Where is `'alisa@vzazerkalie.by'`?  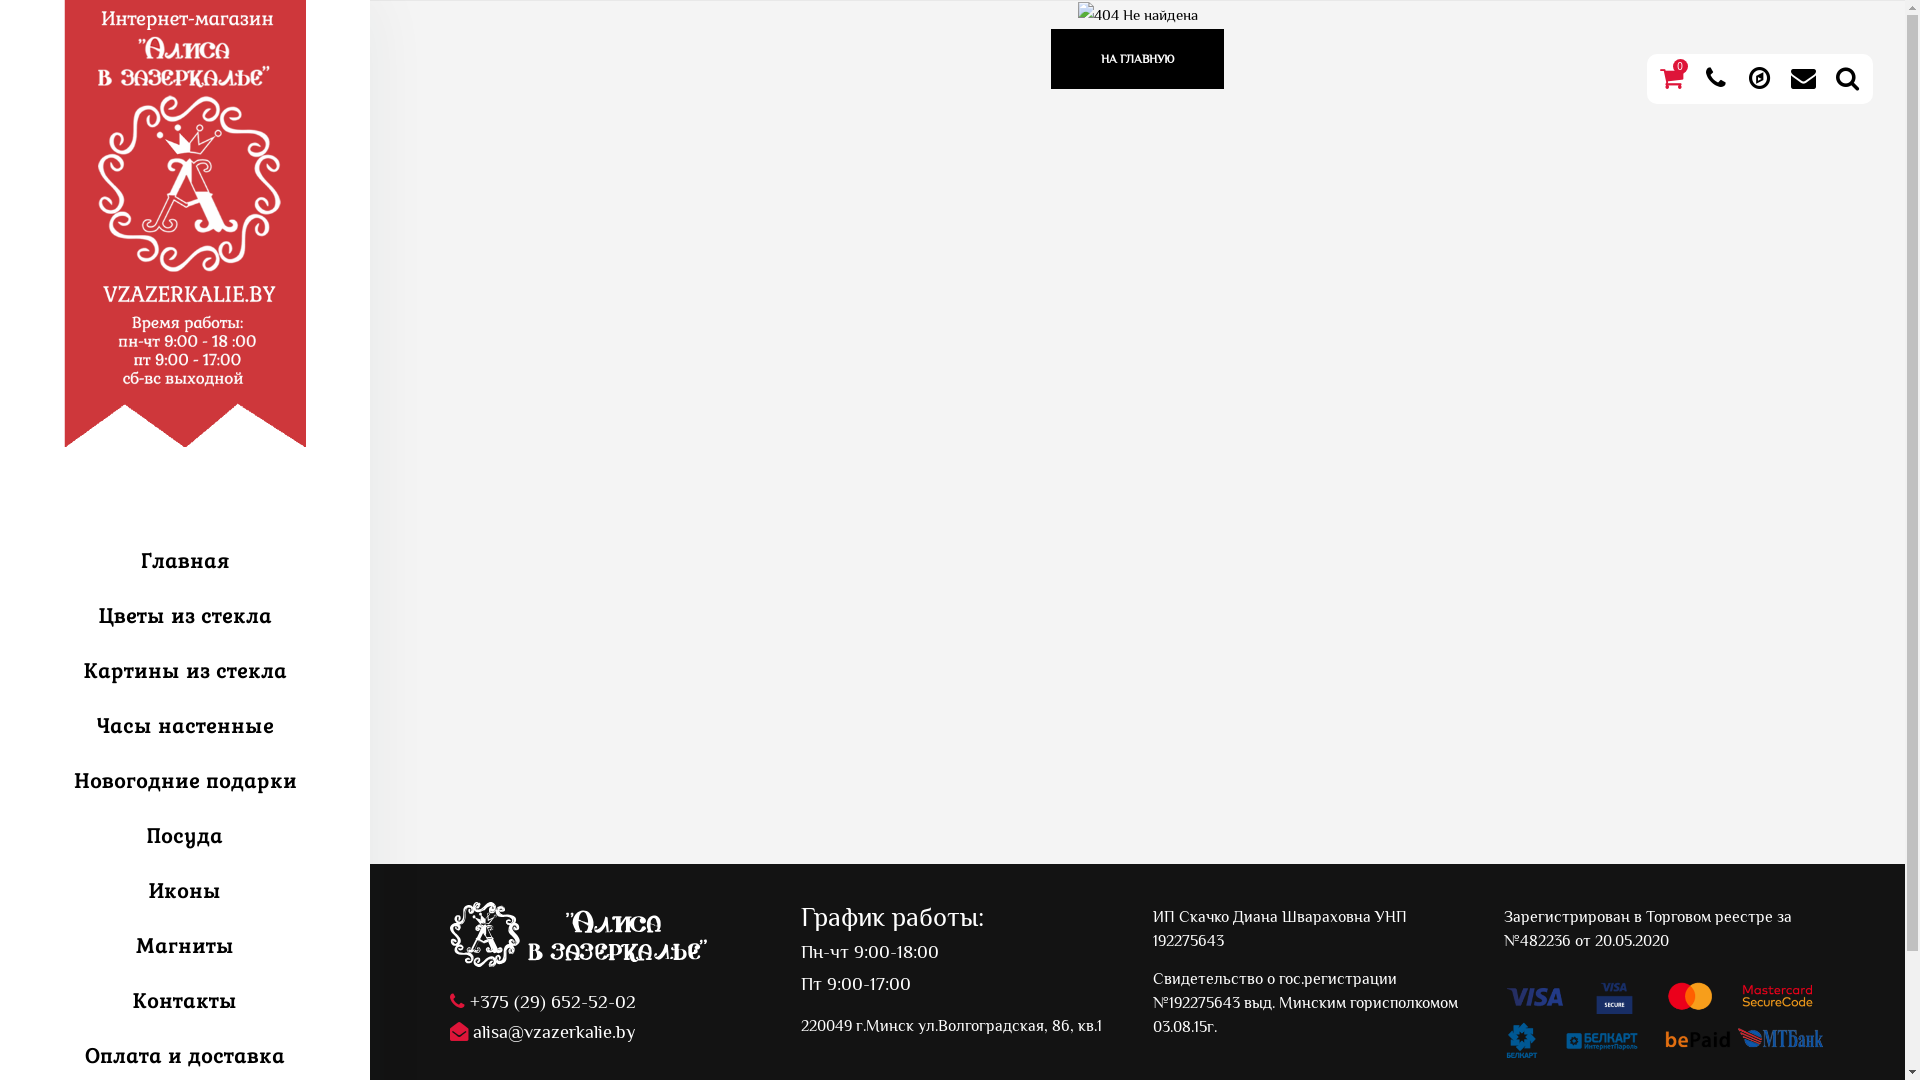
'alisa@vzazerkalie.by' is located at coordinates (449, 1032).